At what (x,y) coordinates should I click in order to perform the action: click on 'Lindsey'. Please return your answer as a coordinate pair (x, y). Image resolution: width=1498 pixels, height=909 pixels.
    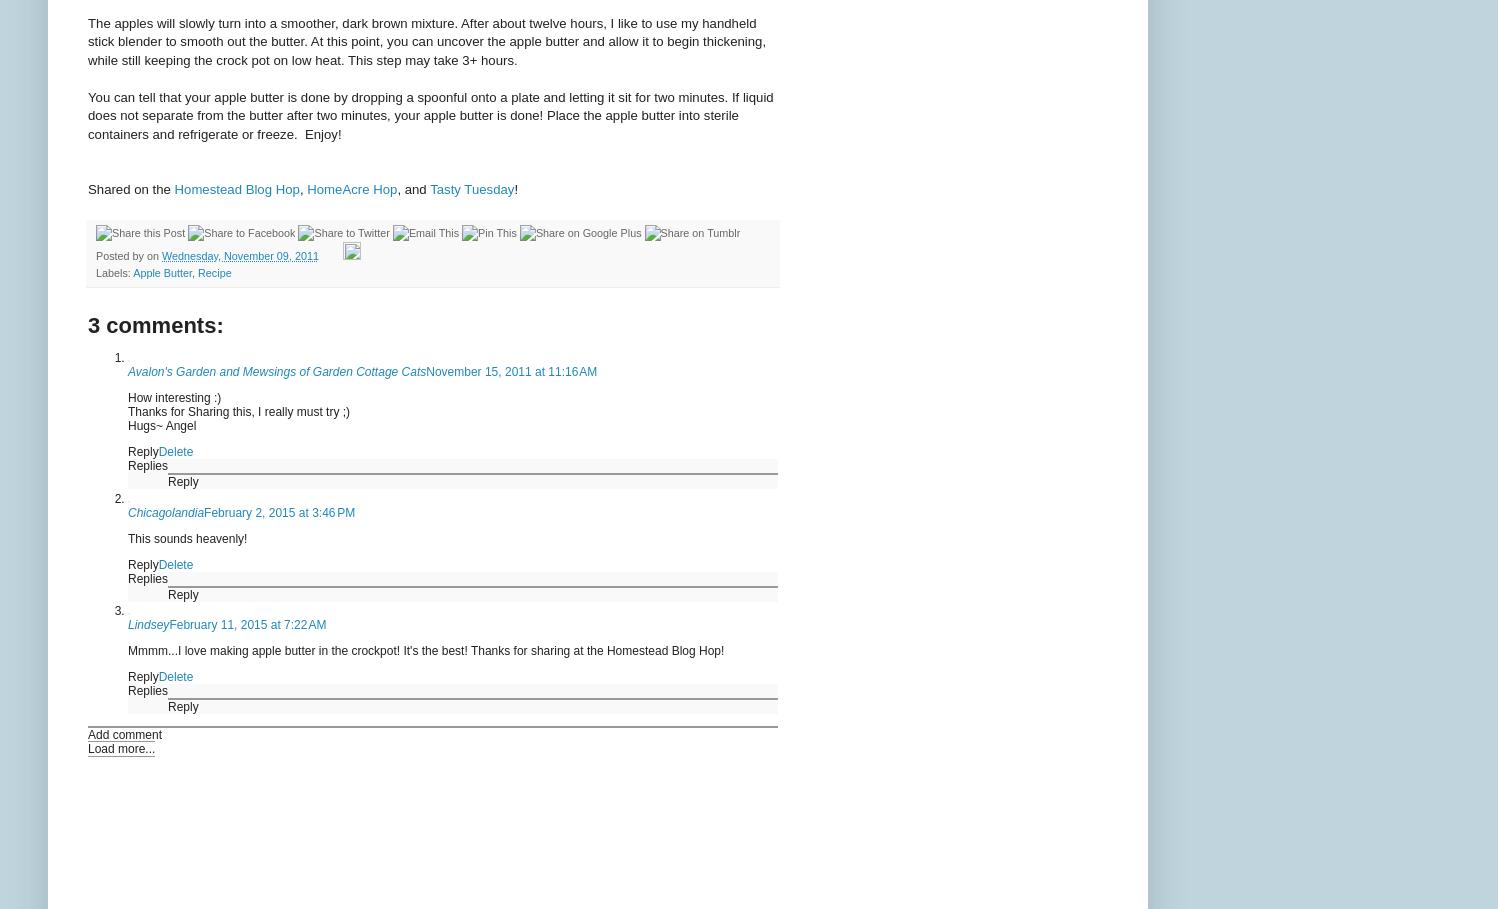
    Looking at the image, I should click on (148, 625).